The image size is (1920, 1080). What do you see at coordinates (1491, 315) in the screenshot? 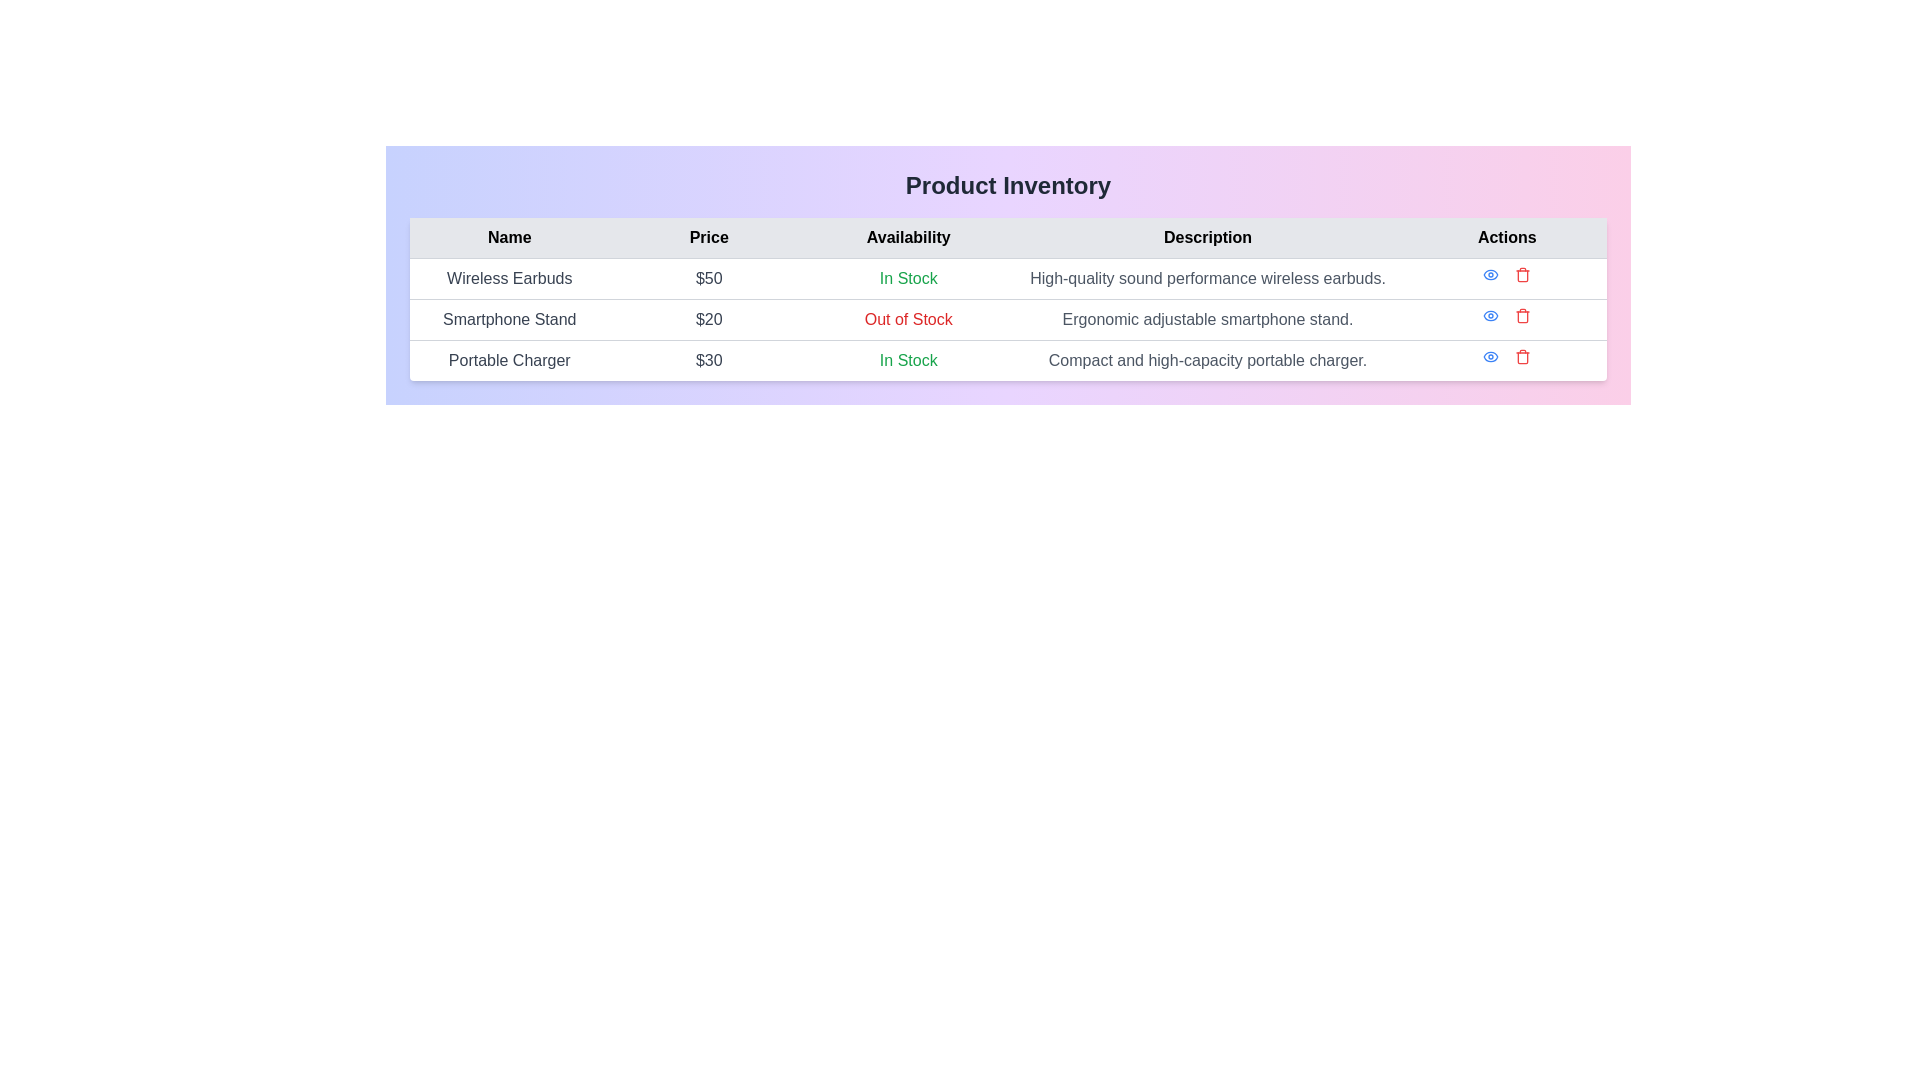
I see `the eye icon button in the 'Actions' column for the 'Smartphone Stand' product` at bounding box center [1491, 315].